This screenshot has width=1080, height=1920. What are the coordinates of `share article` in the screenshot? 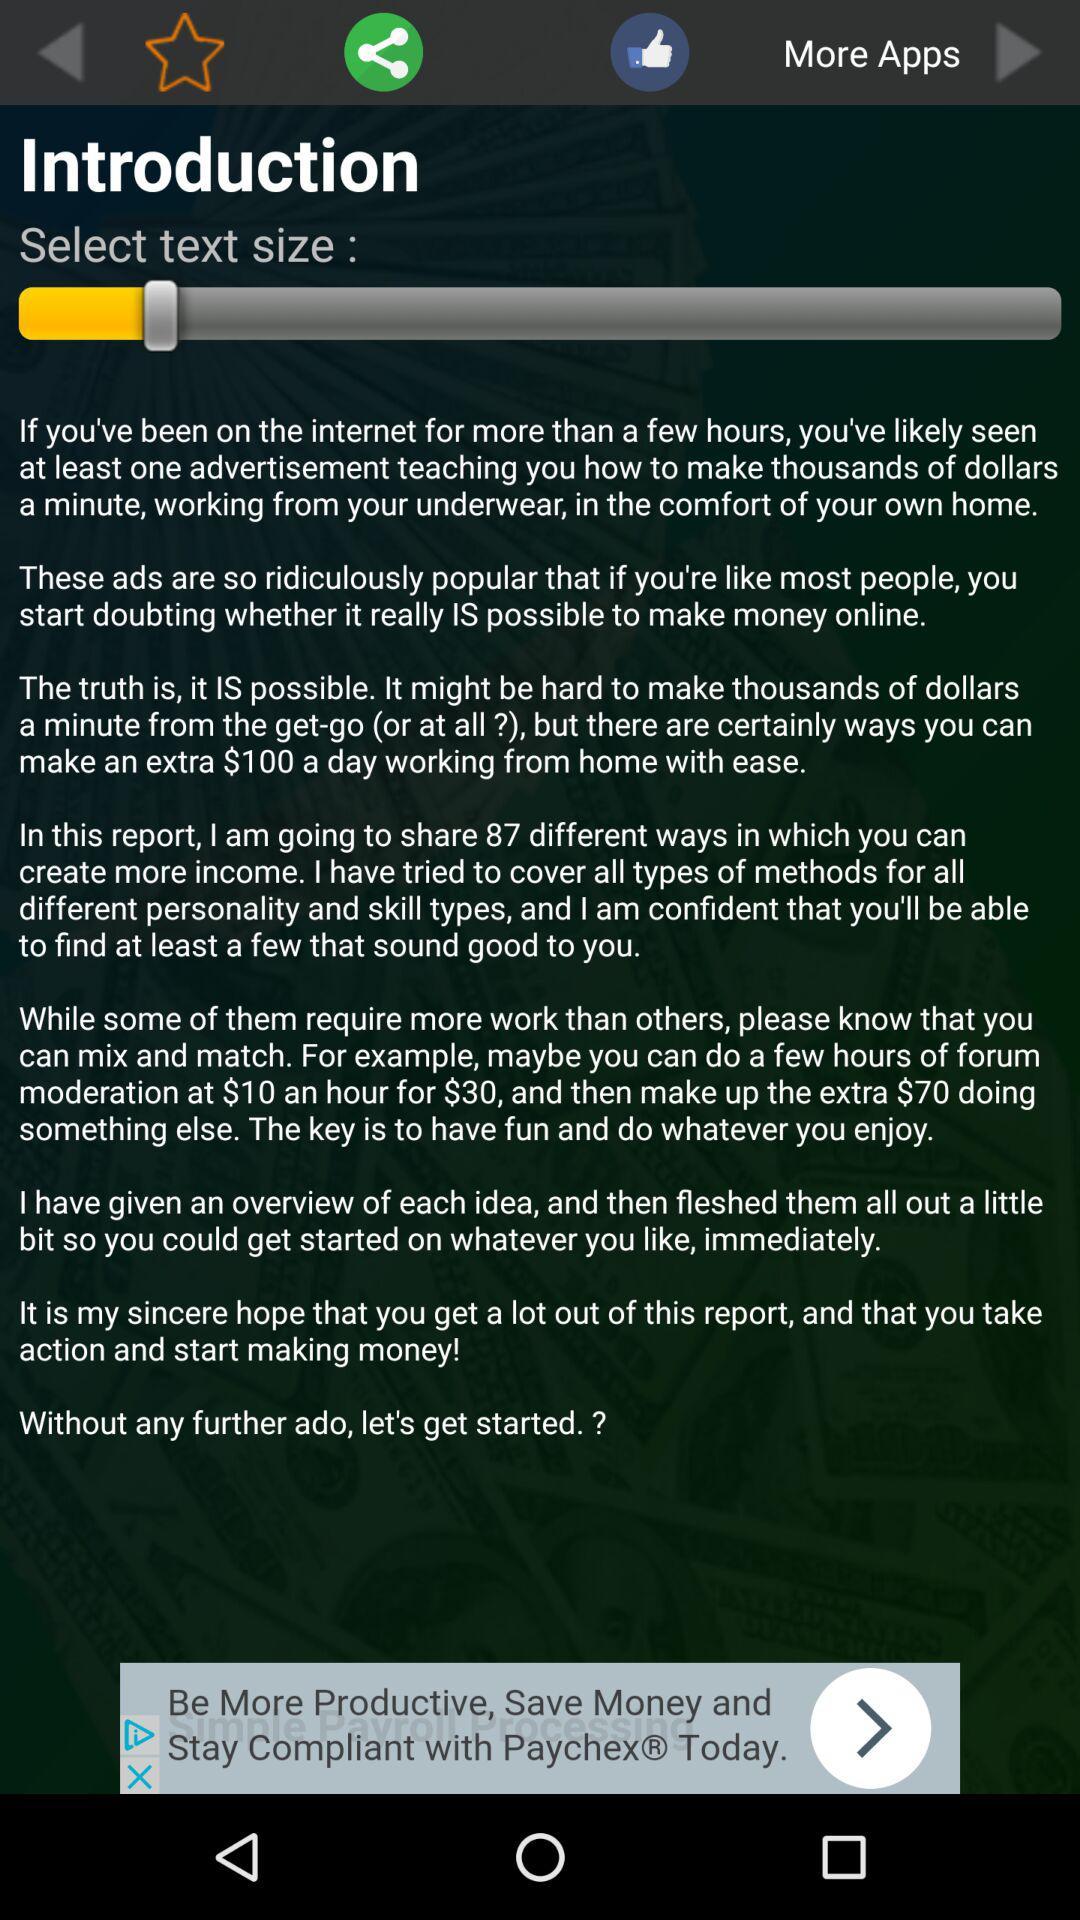 It's located at (383, 52).